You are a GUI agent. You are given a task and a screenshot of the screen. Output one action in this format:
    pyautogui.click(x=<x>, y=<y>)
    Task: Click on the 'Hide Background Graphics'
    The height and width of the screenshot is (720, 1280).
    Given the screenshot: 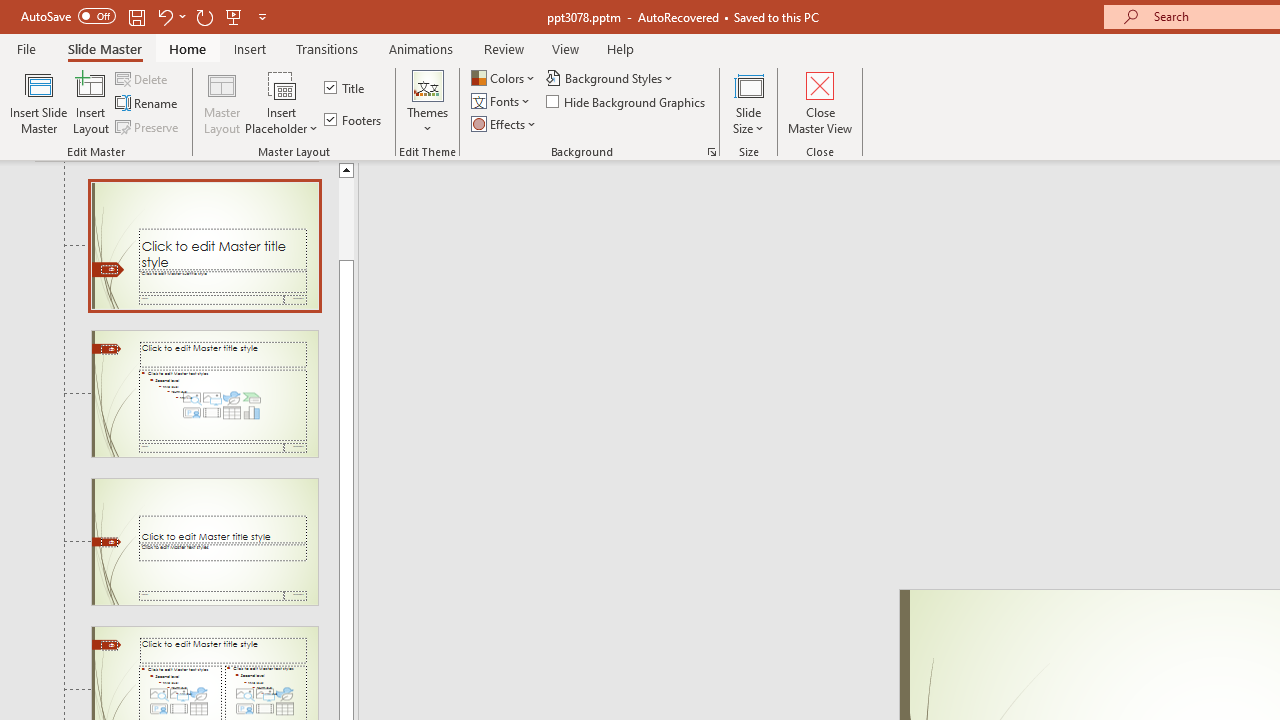 What is the action you would take?
    pyautogui.click(x=626, y=101)
    